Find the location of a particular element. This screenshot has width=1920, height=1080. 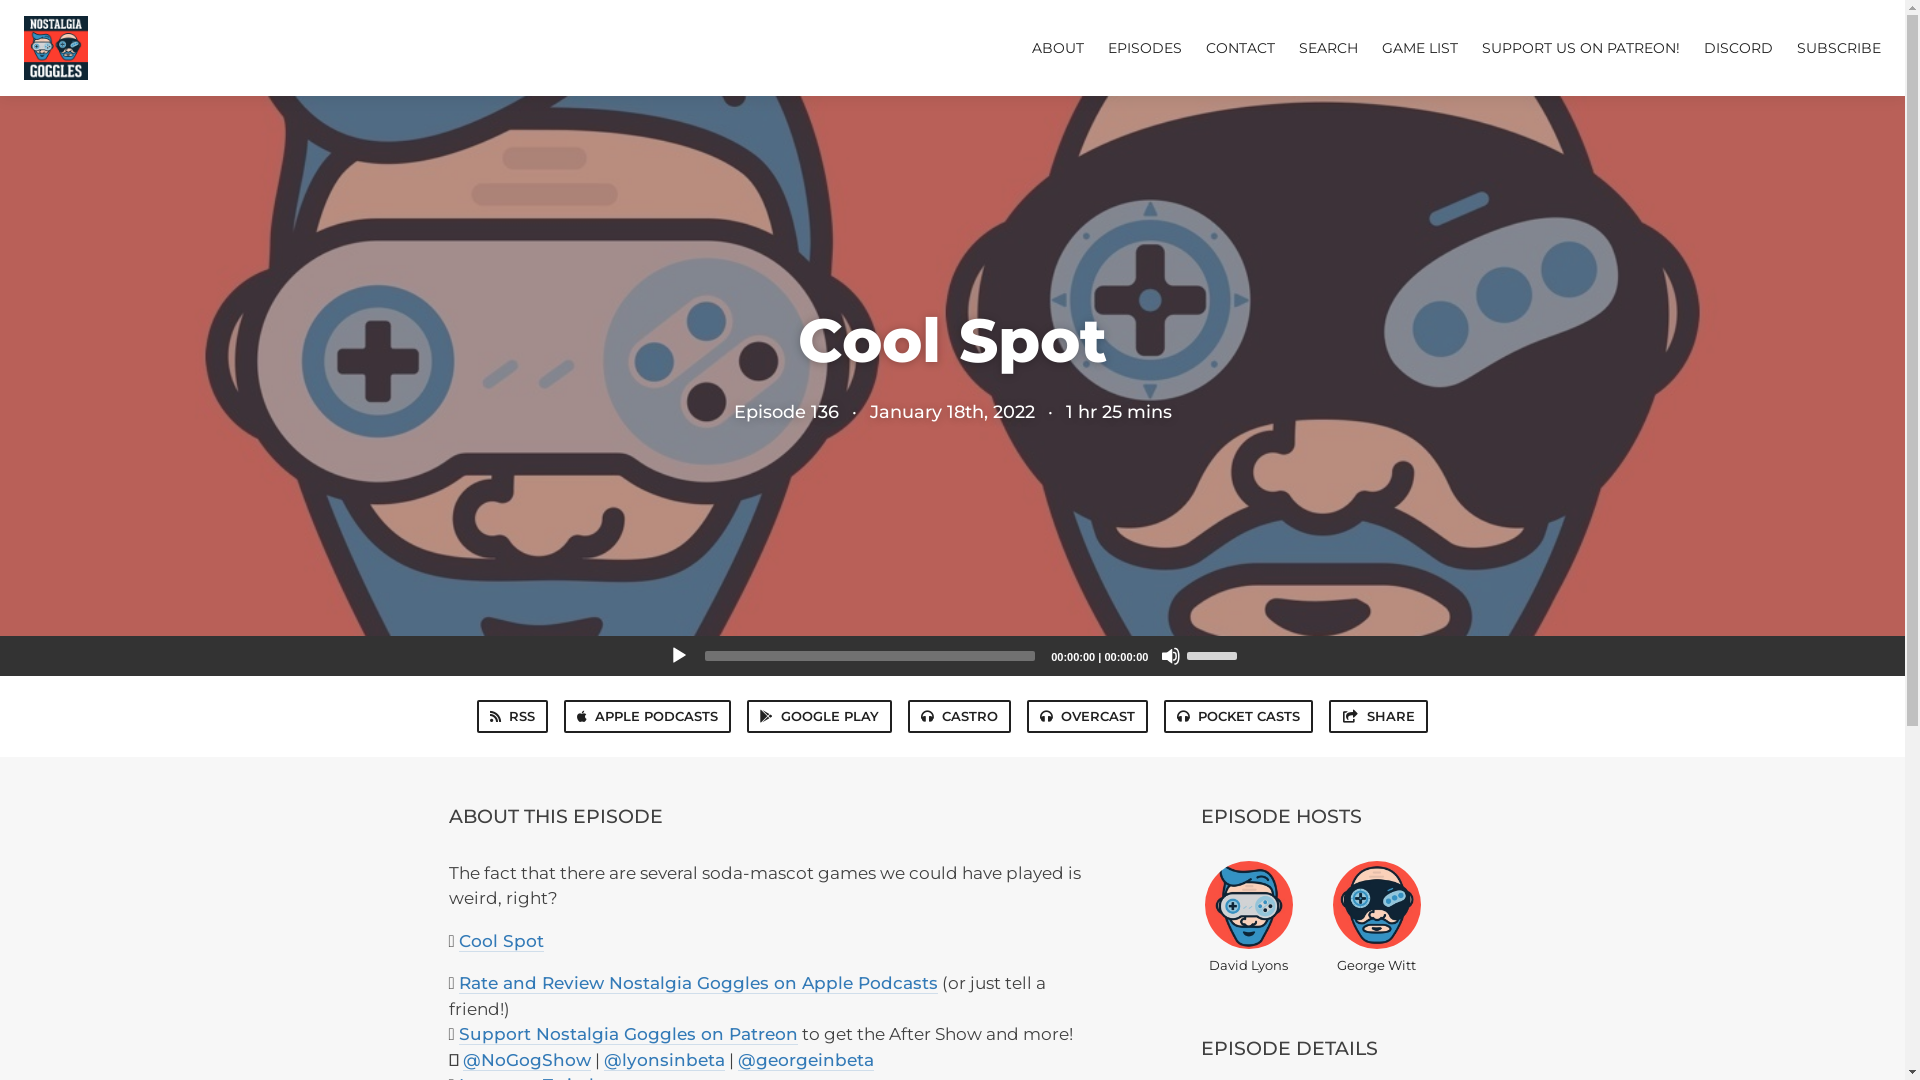

'GAME LIST' is located at coordinates (1419, 46).